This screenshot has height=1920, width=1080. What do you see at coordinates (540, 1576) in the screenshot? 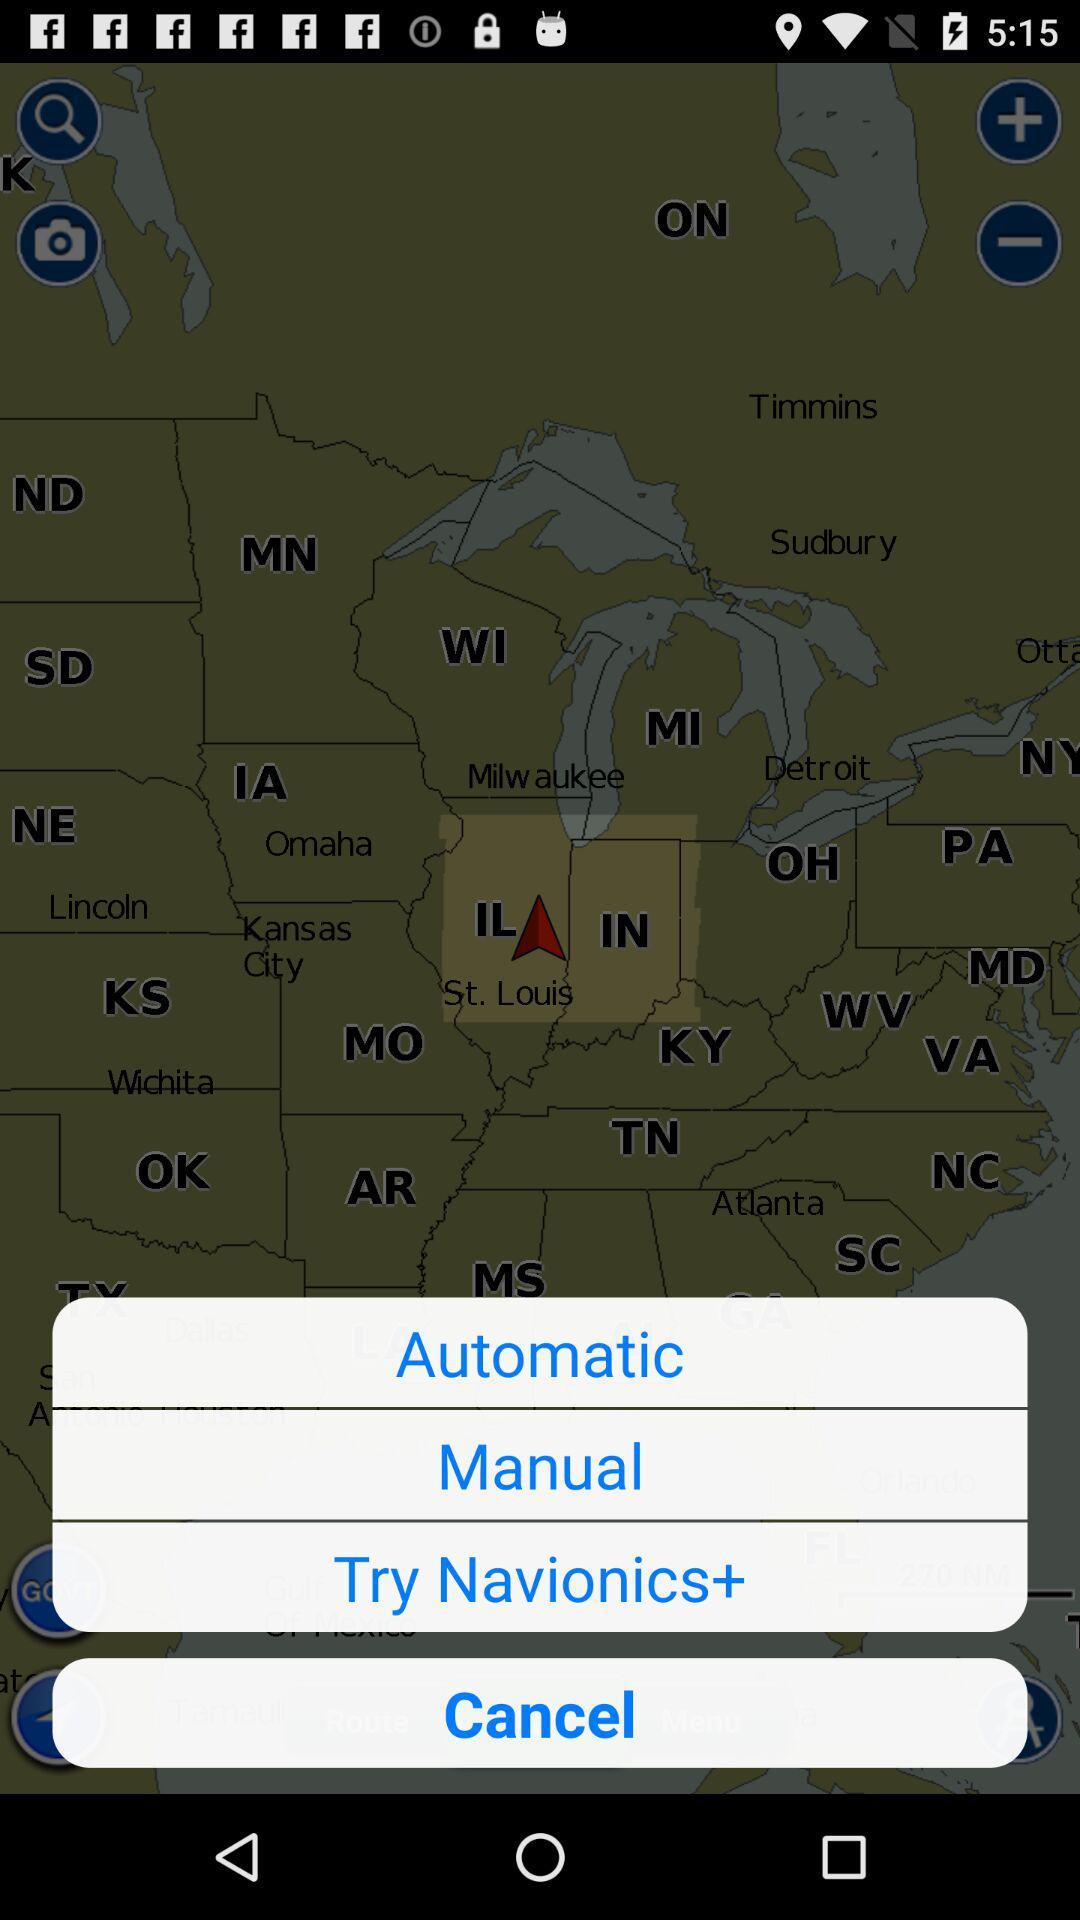
I see `button below manual` at bounding box center [540, 1576].